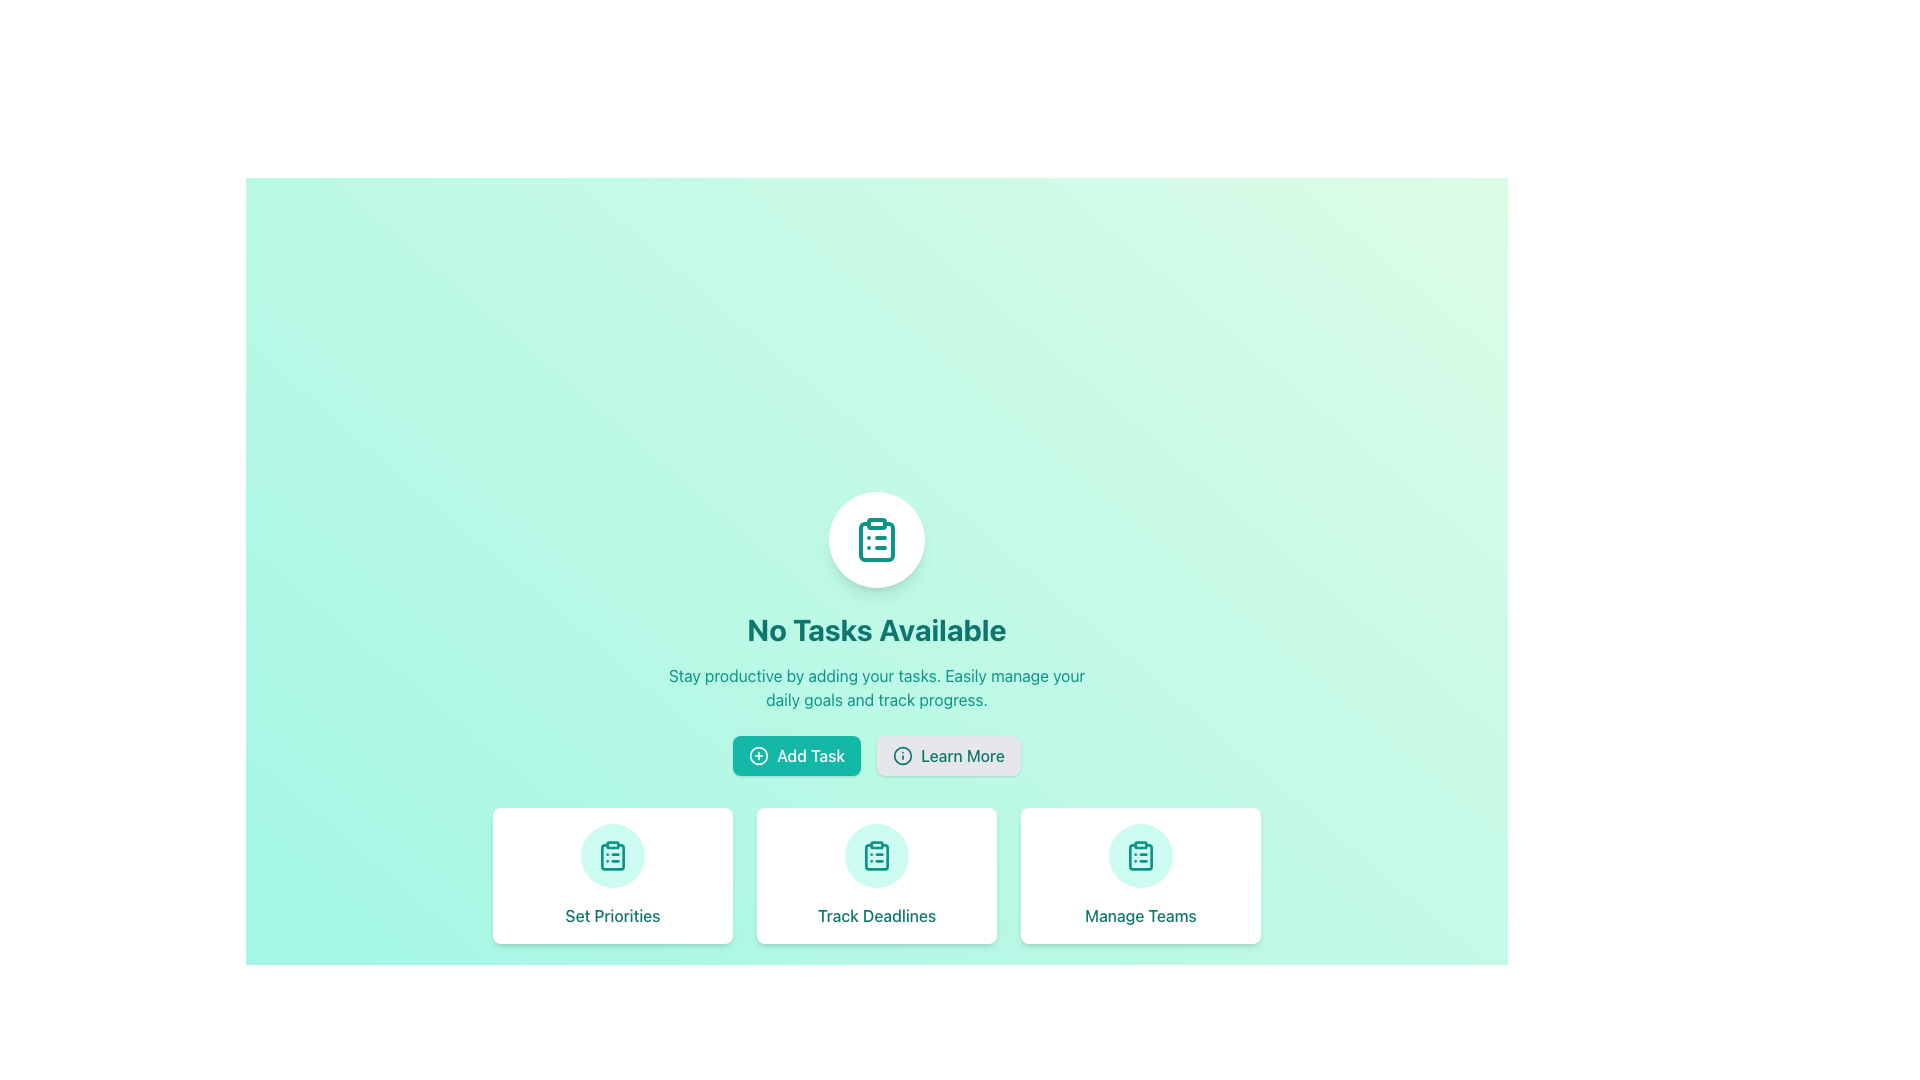 This screenshot has width=1920, height=1080. What do you see at coordinates (877, 874) in the screenshot?
I see `the grid of informational cards featuring 'Set Priorities', 'Track Deadlines', and 'Manage Teams'` at bounding box center [877, 874].